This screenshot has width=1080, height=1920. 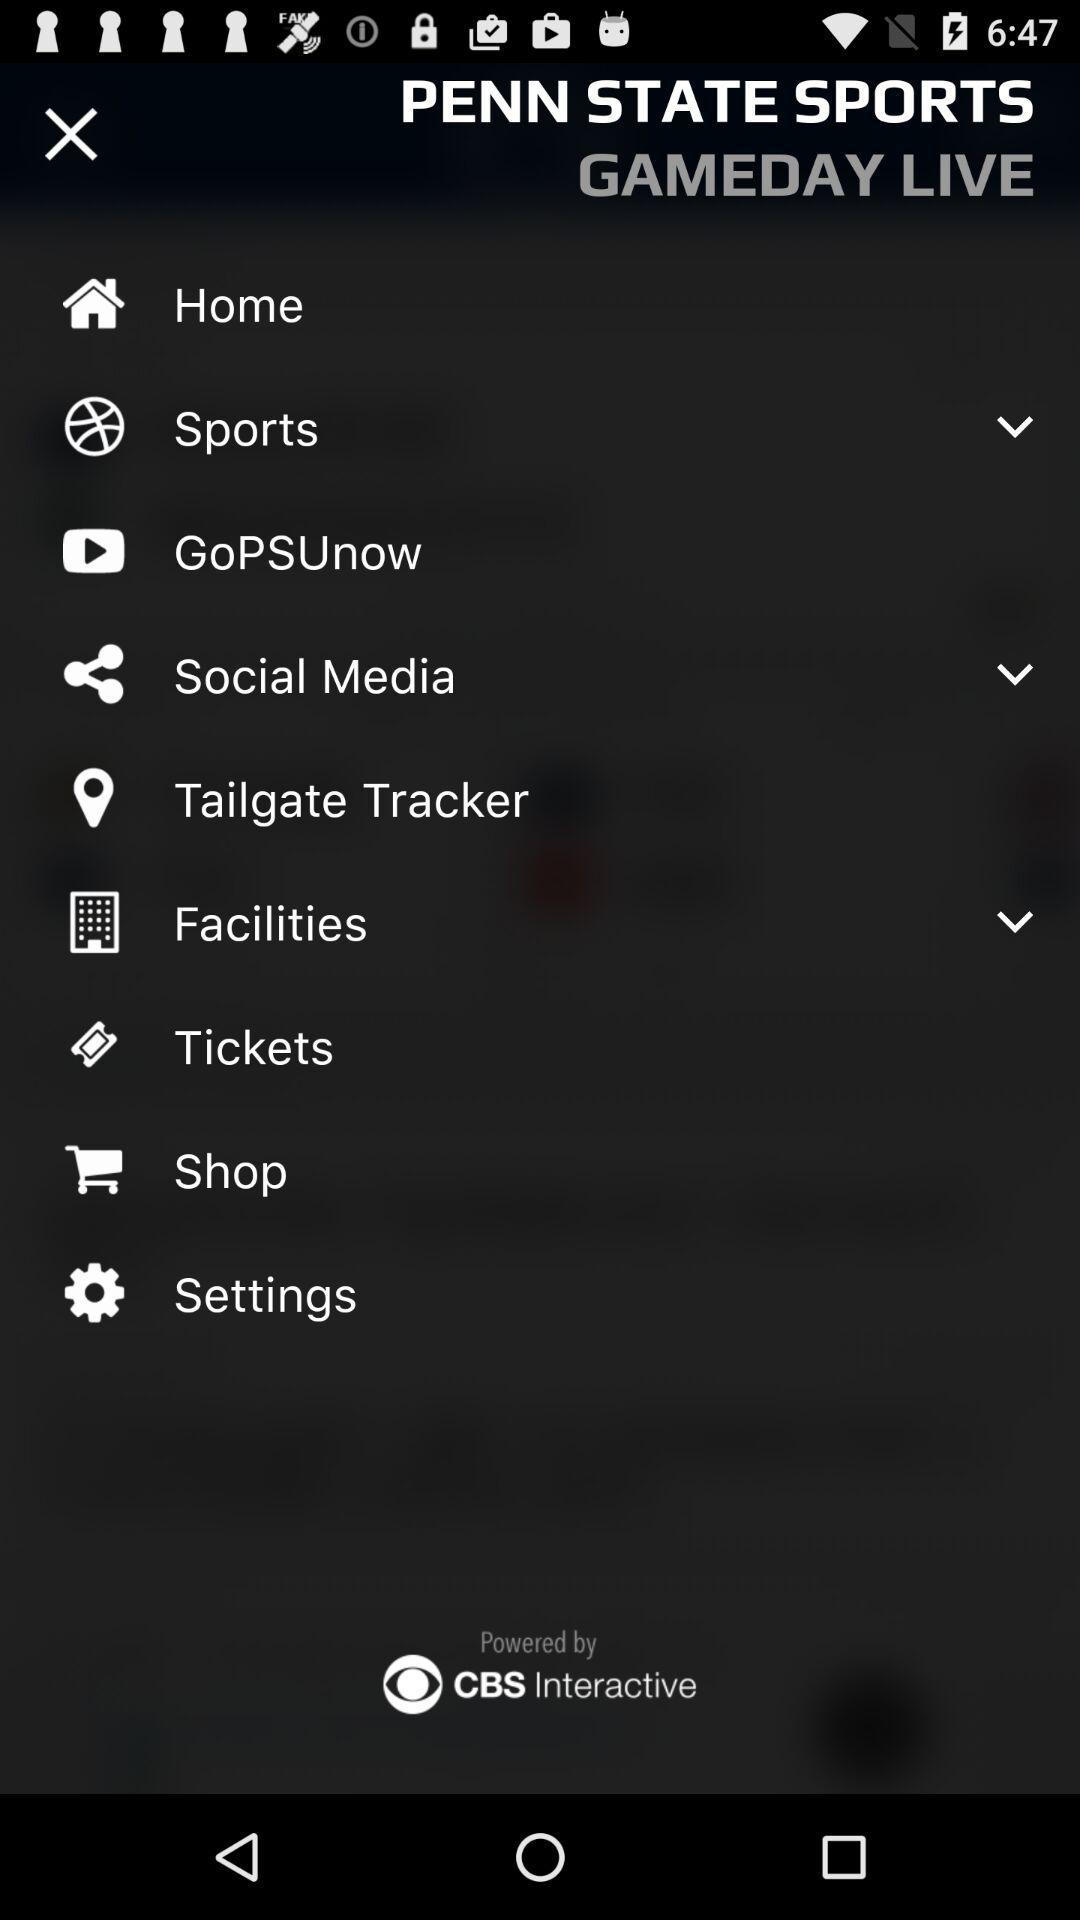 What do you see at coordinates (70, 142) in the screenshot?
I see `the close icon` at bounding box center [70, 142].